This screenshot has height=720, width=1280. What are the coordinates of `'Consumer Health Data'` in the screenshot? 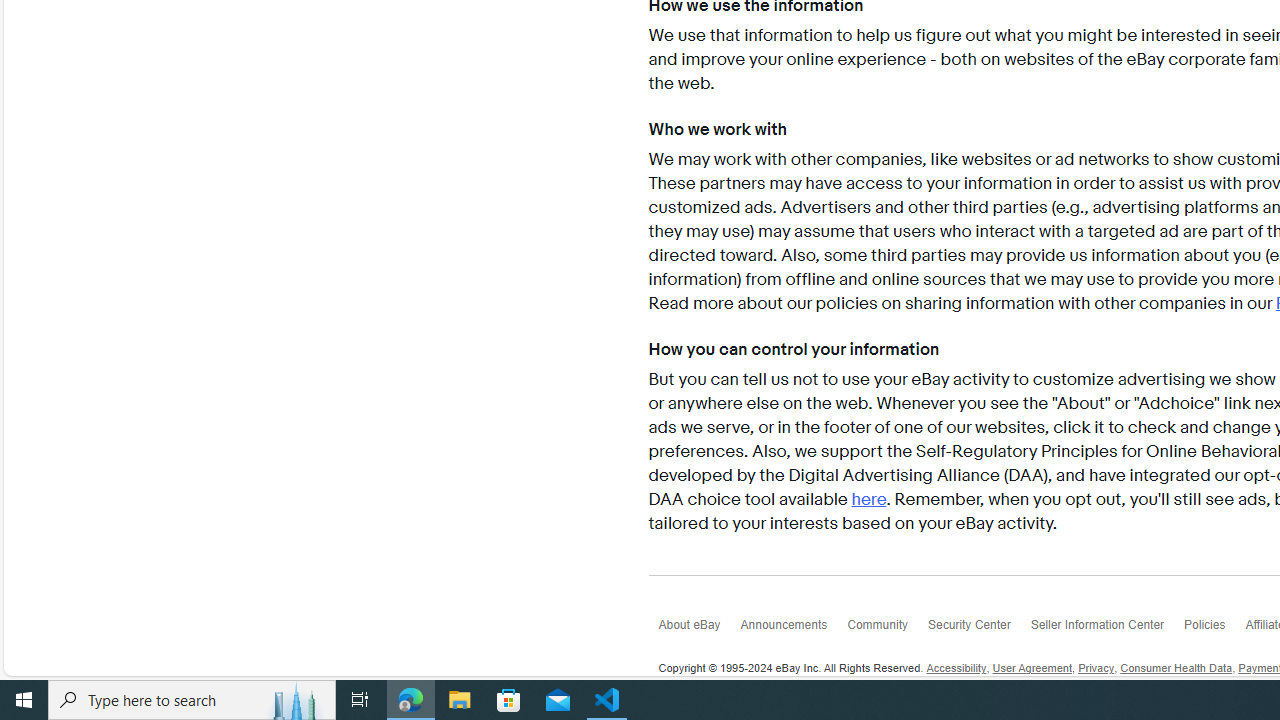 It's located at (1176, 669).